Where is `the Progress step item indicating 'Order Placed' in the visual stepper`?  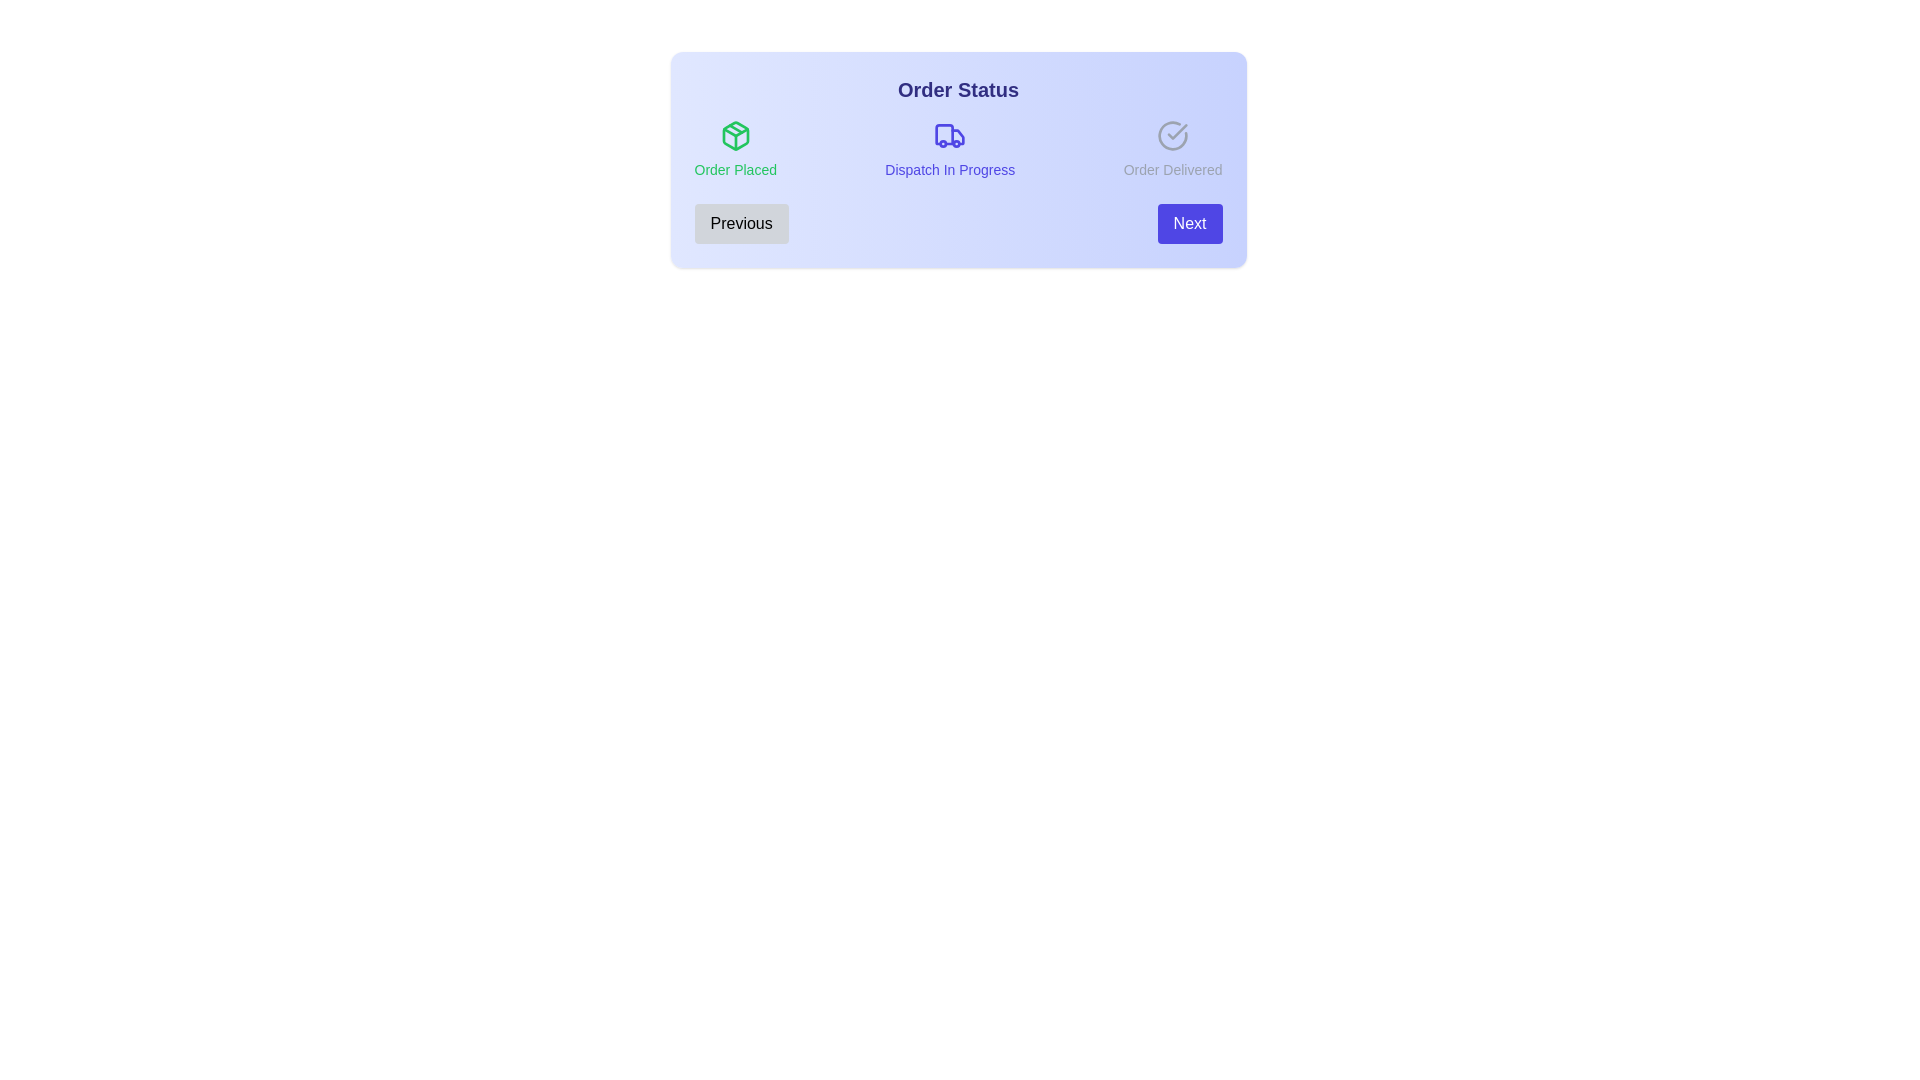
the Progress step item indicating 'Order Placed' in the visual stepper is located at coordinates (734, 149).